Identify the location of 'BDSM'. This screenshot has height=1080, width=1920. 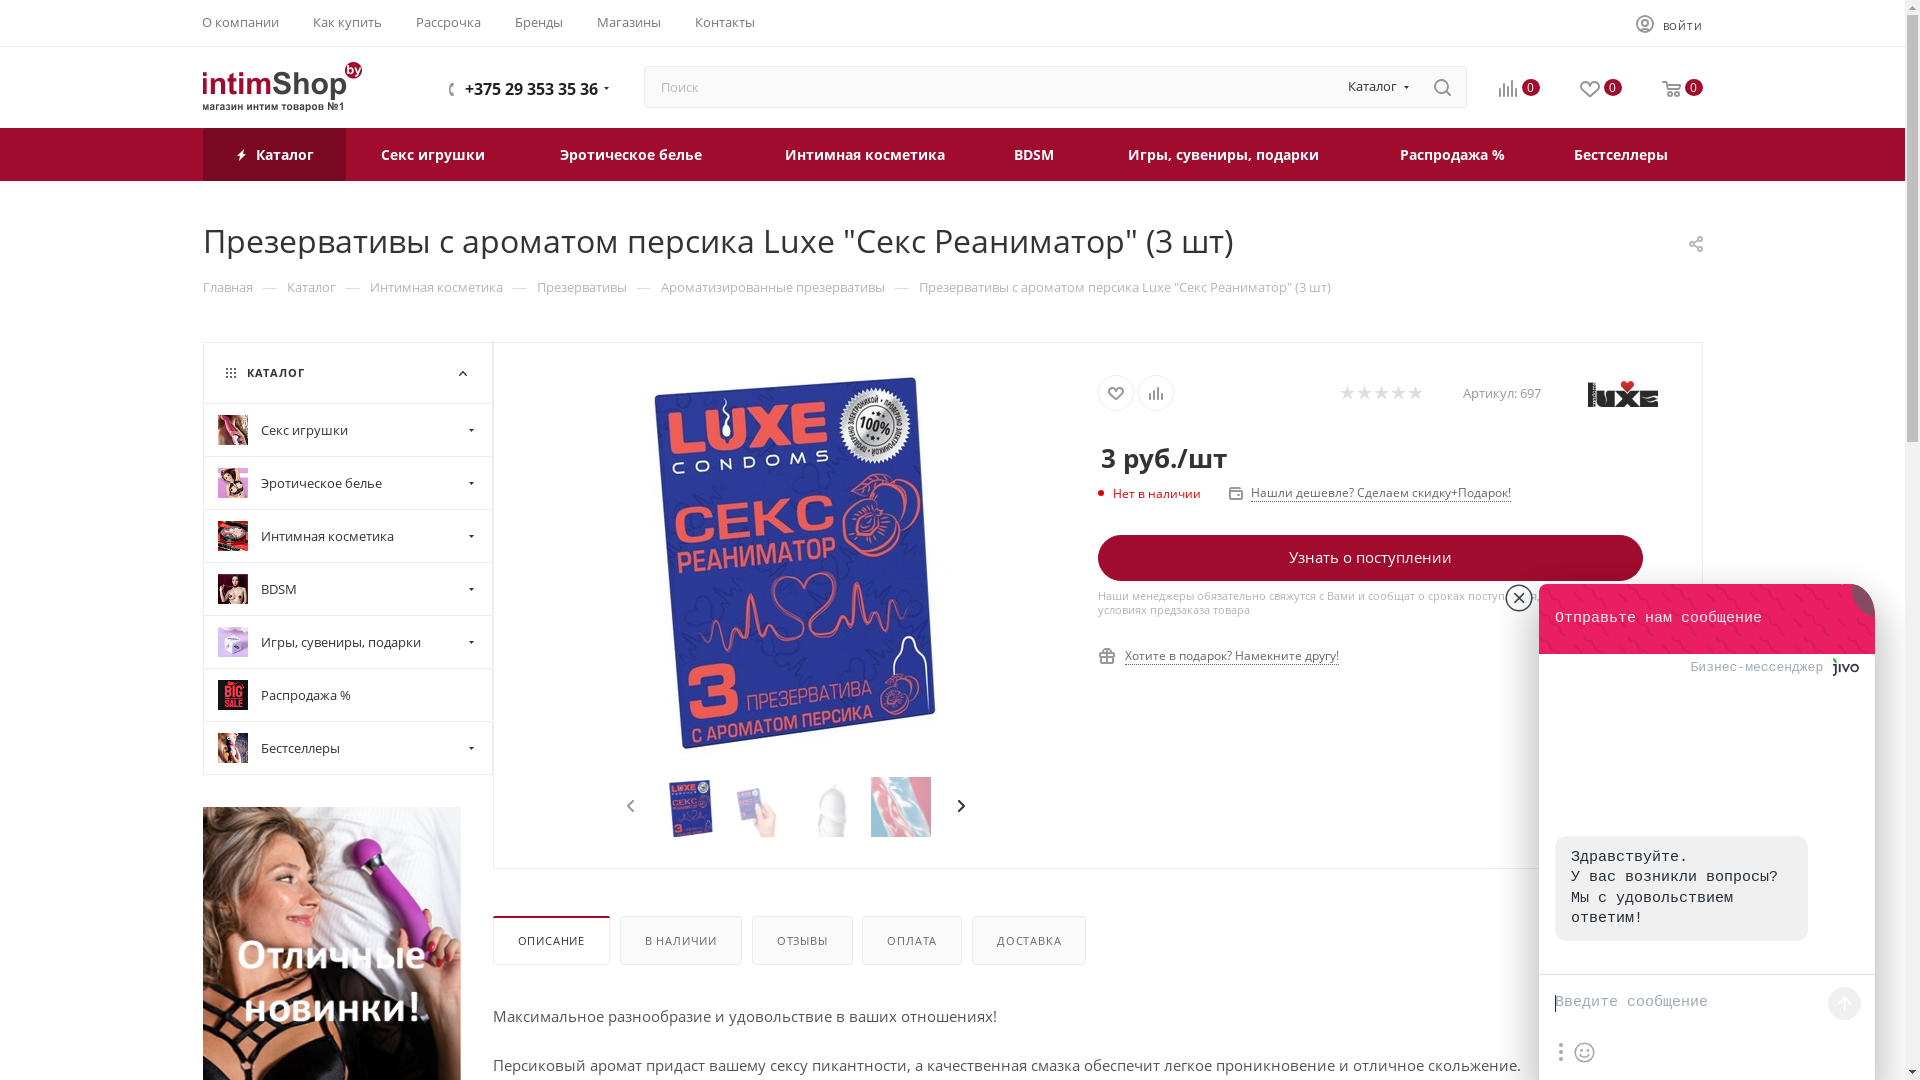
(201, 587).